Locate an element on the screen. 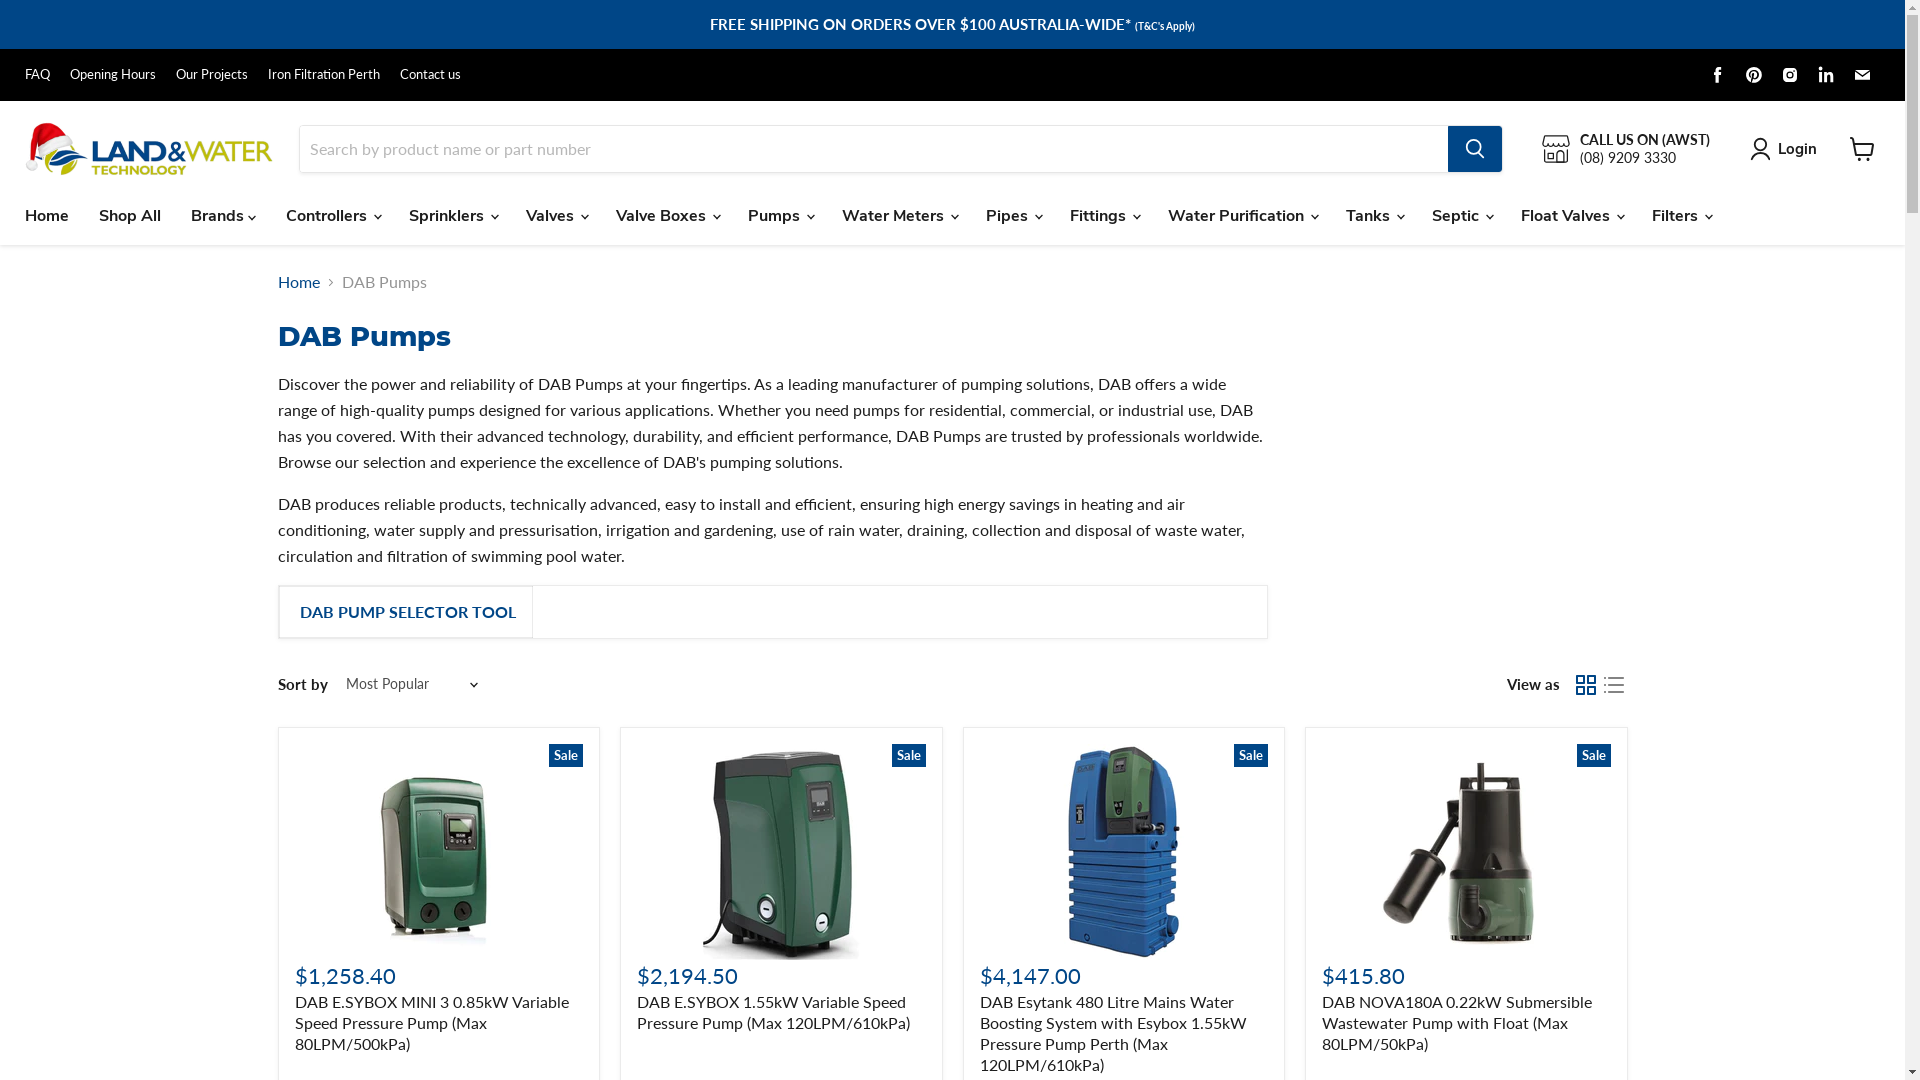 The image size is (1920, 1080). 'Contact us' is located at coordinates (399, 73).